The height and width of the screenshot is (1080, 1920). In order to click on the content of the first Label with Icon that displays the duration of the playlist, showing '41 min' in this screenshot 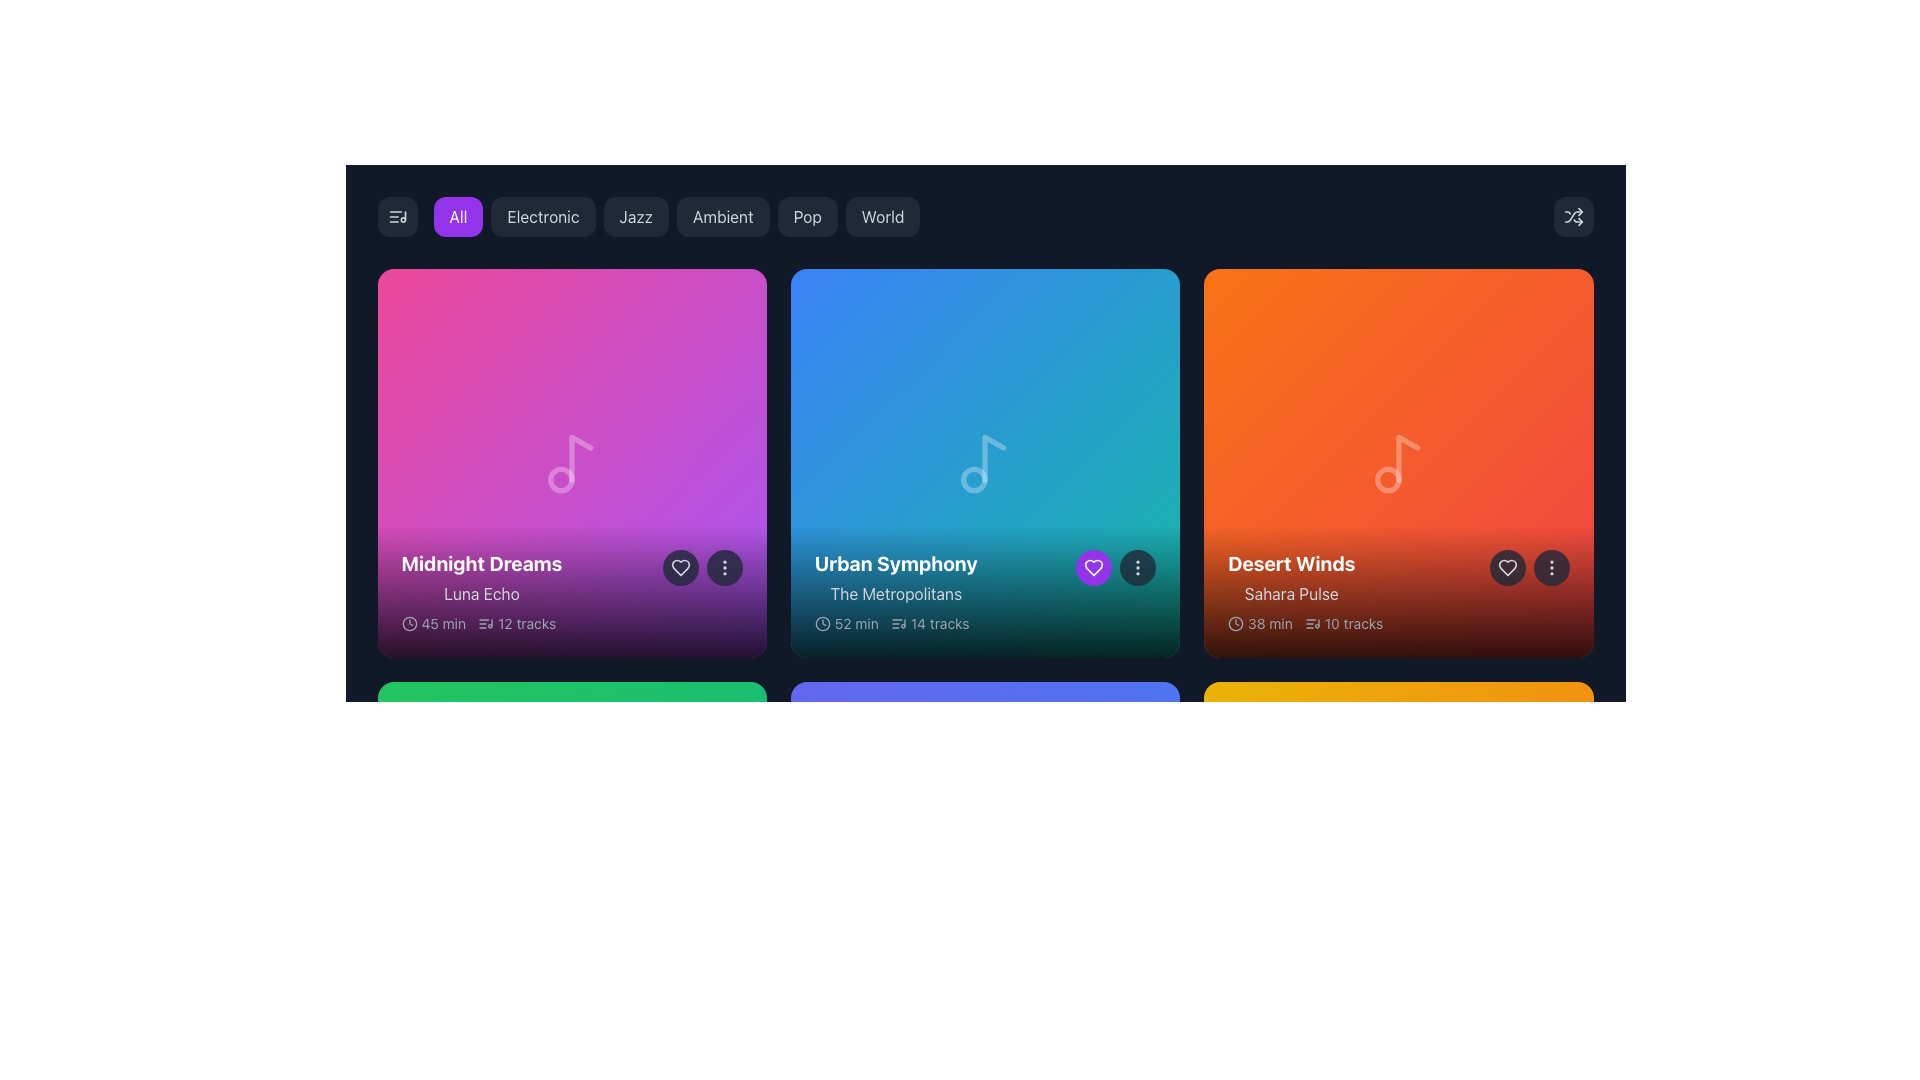, I will do `click(431, 1036)`.